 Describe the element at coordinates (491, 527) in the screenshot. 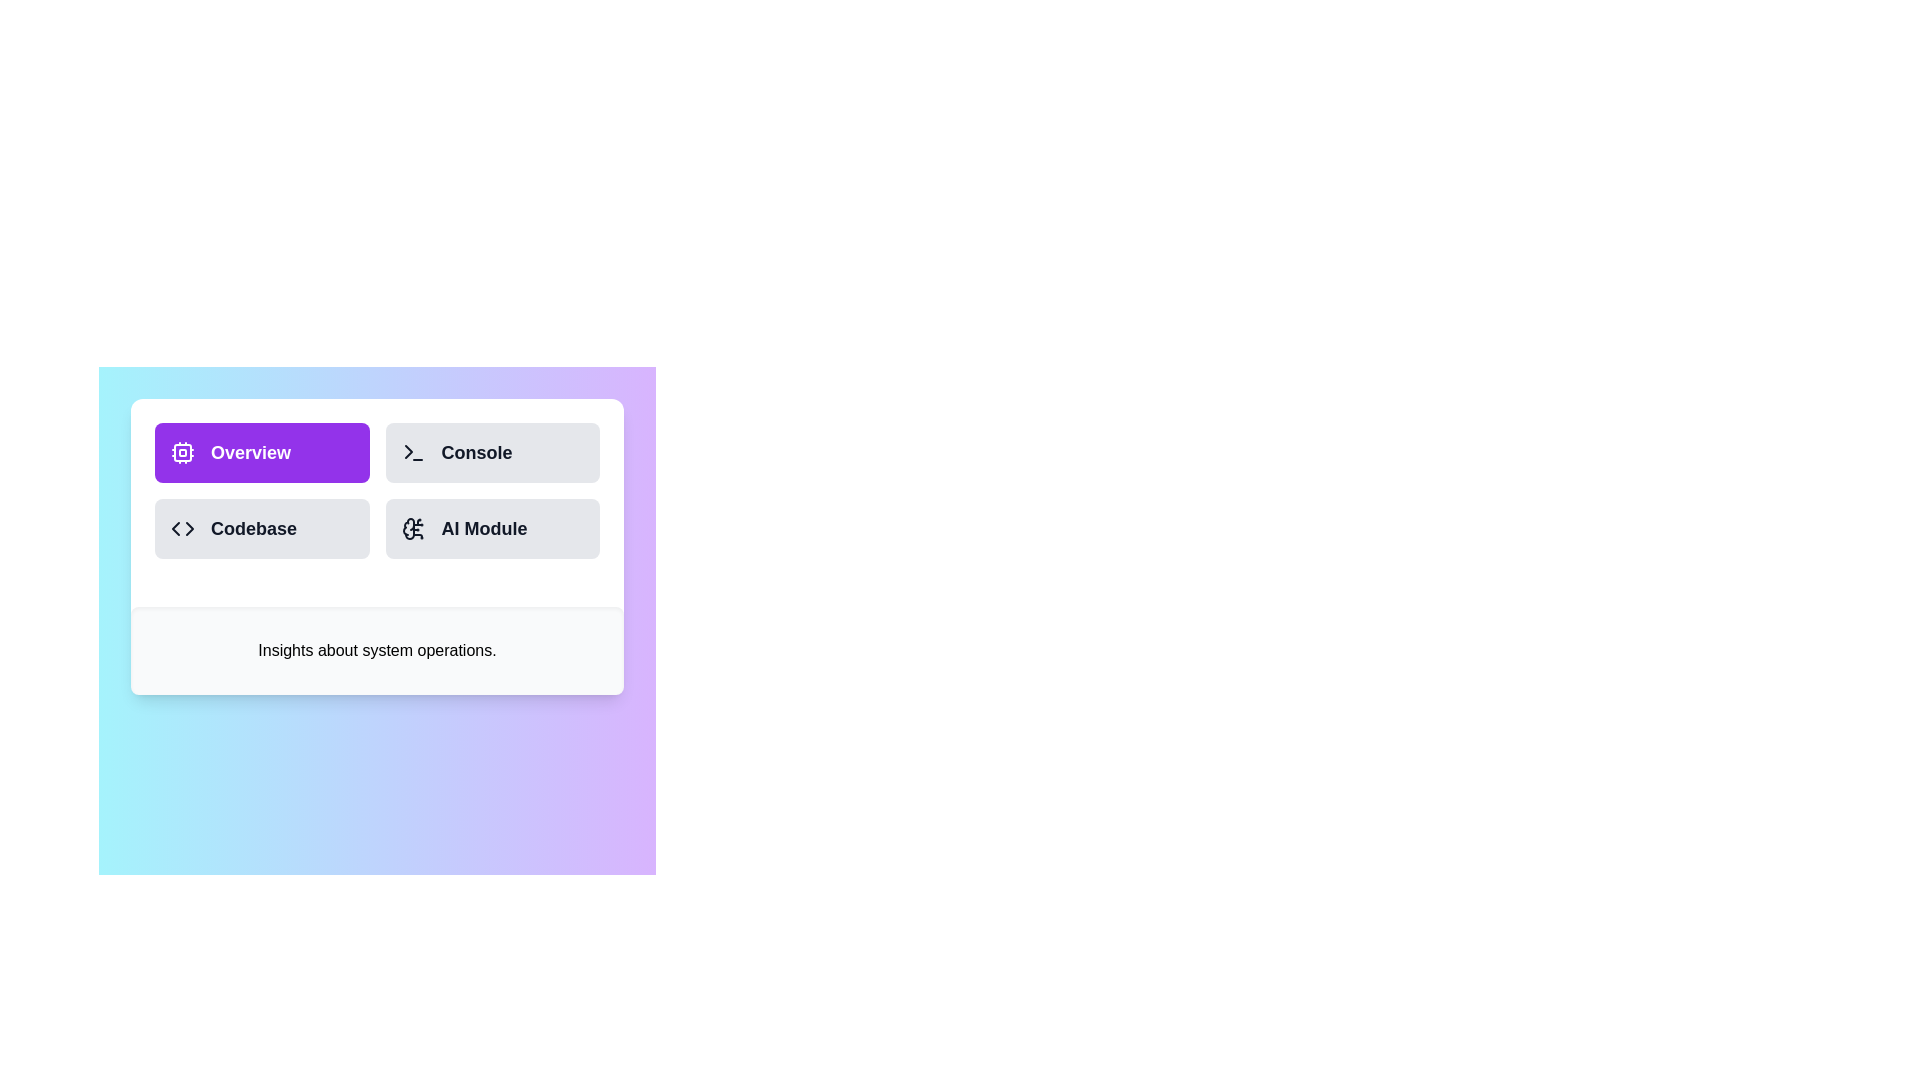

I see `the AI Module button to switch to the corresponding tab` at that location.